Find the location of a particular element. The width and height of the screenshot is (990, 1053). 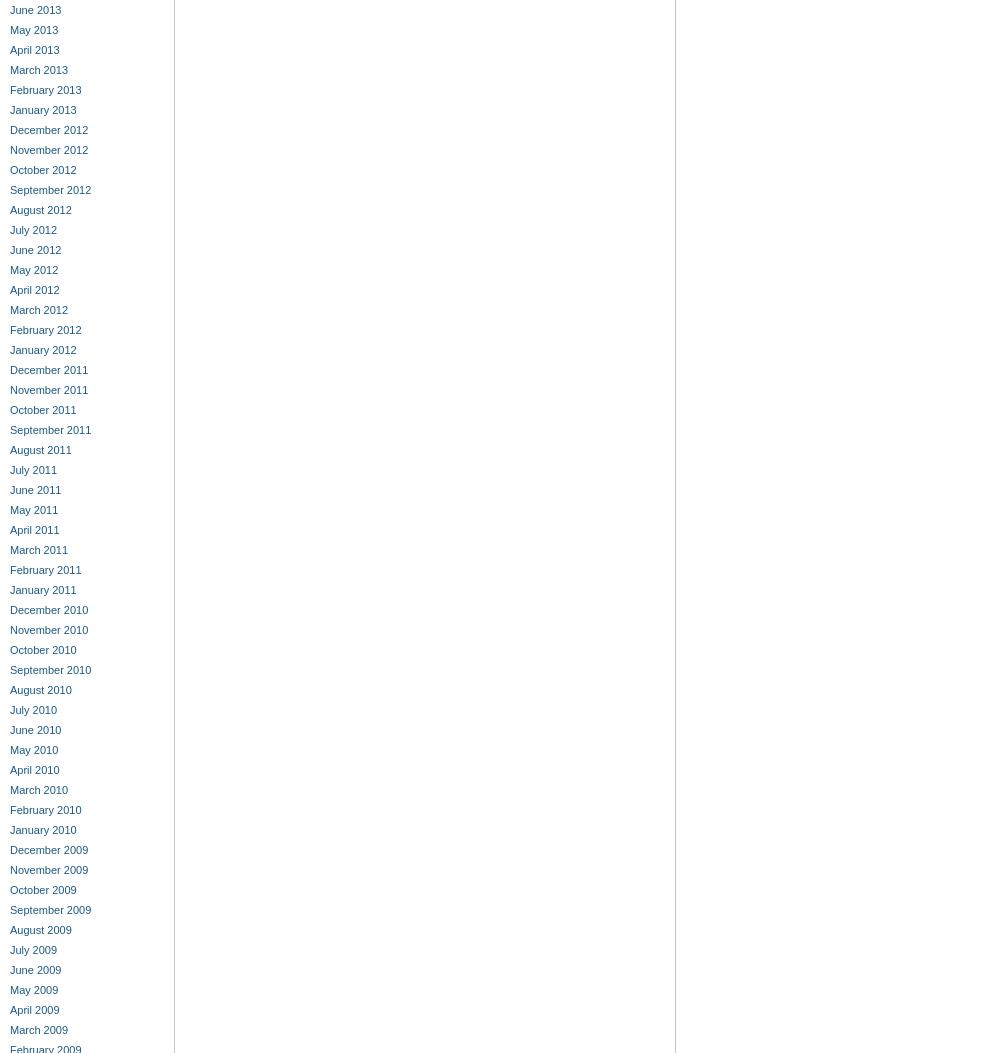

'March 2010' is located at coordinates (38, 789).